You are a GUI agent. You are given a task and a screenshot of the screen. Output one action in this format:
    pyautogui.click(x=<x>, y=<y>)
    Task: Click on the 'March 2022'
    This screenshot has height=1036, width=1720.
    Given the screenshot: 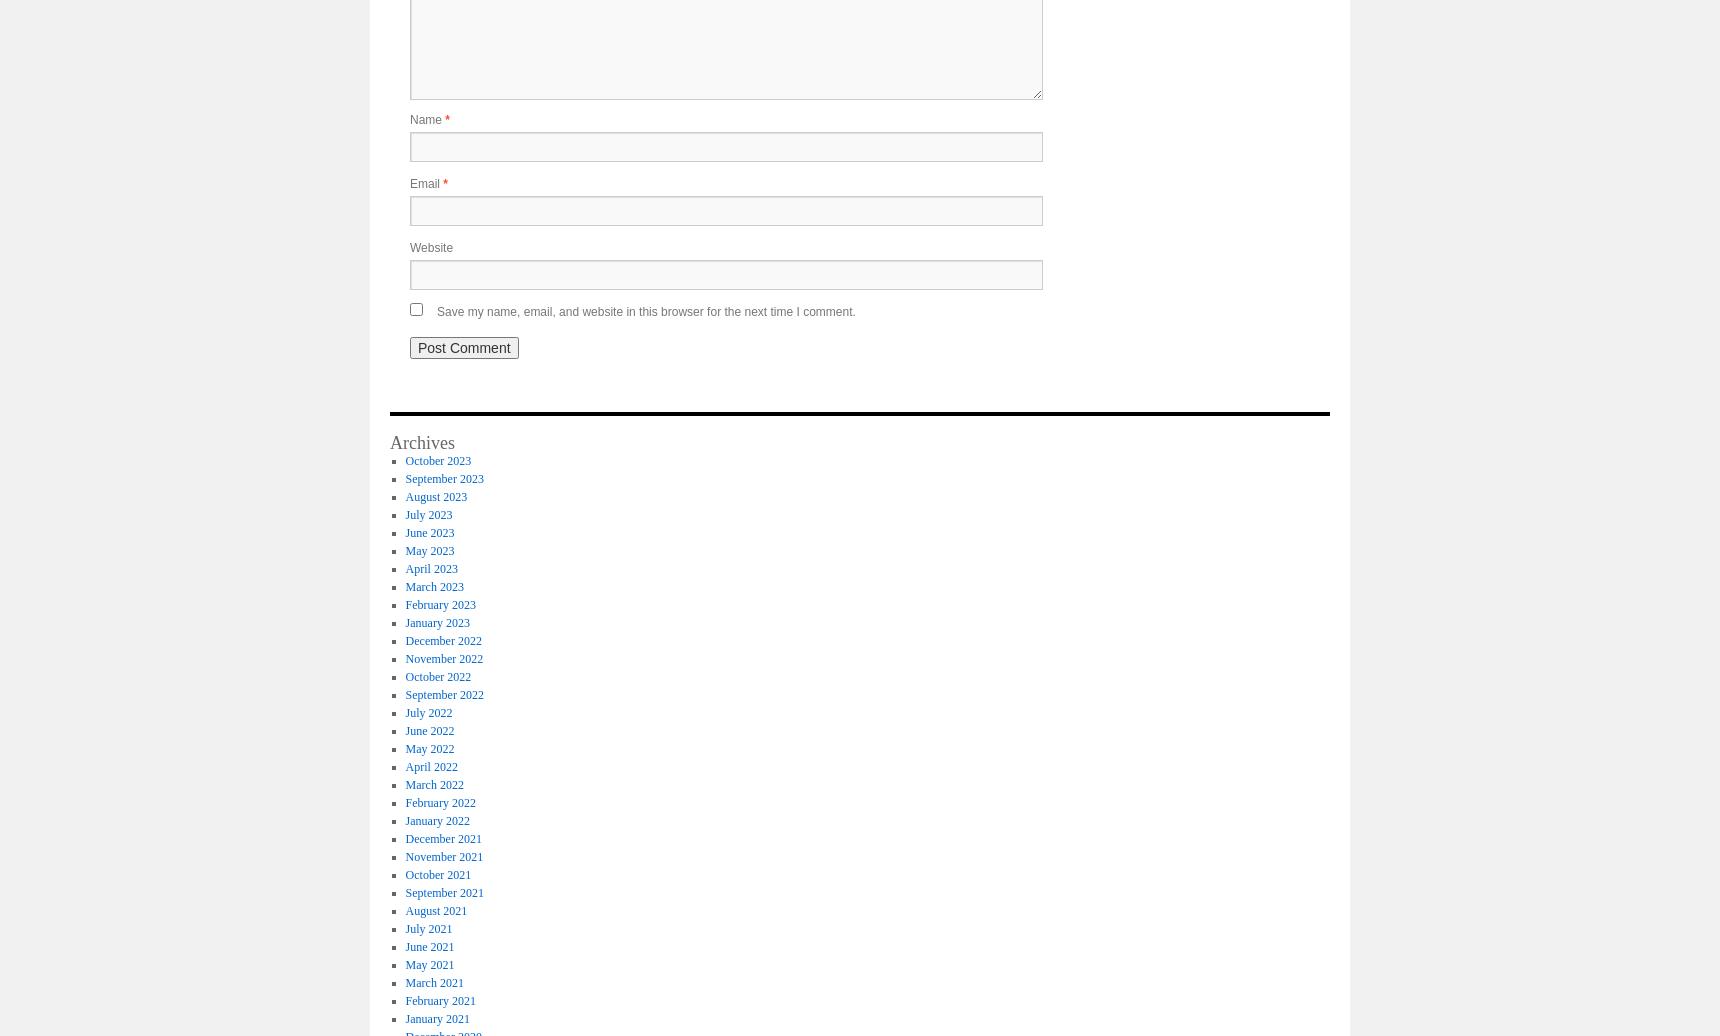 What is the action you would take?
    pyautogui.click(x=405, y=784)
    